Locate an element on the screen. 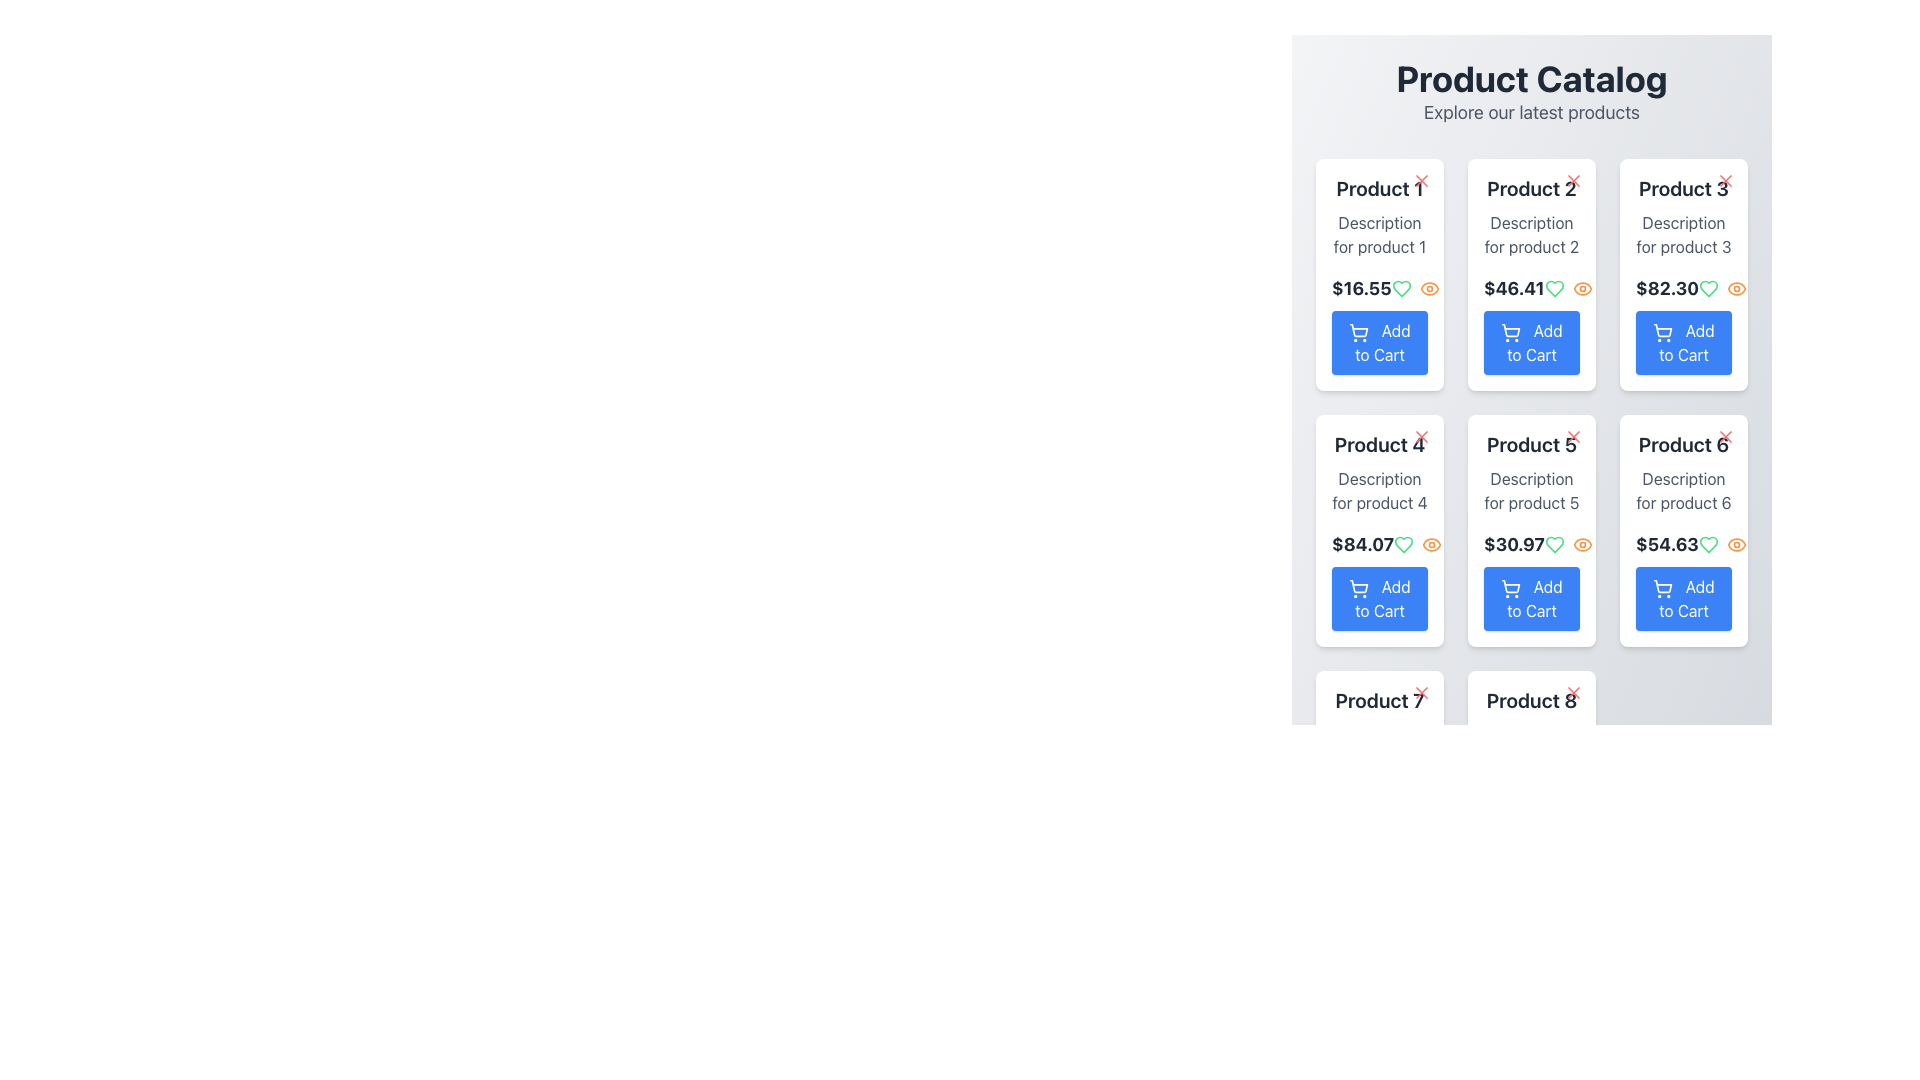 The image size is (1920, 1080). the SVG graphic icon located in the top-right corner of the 'Product 2' card, which indicates the state of the product is located at coordinates (1573, 181).